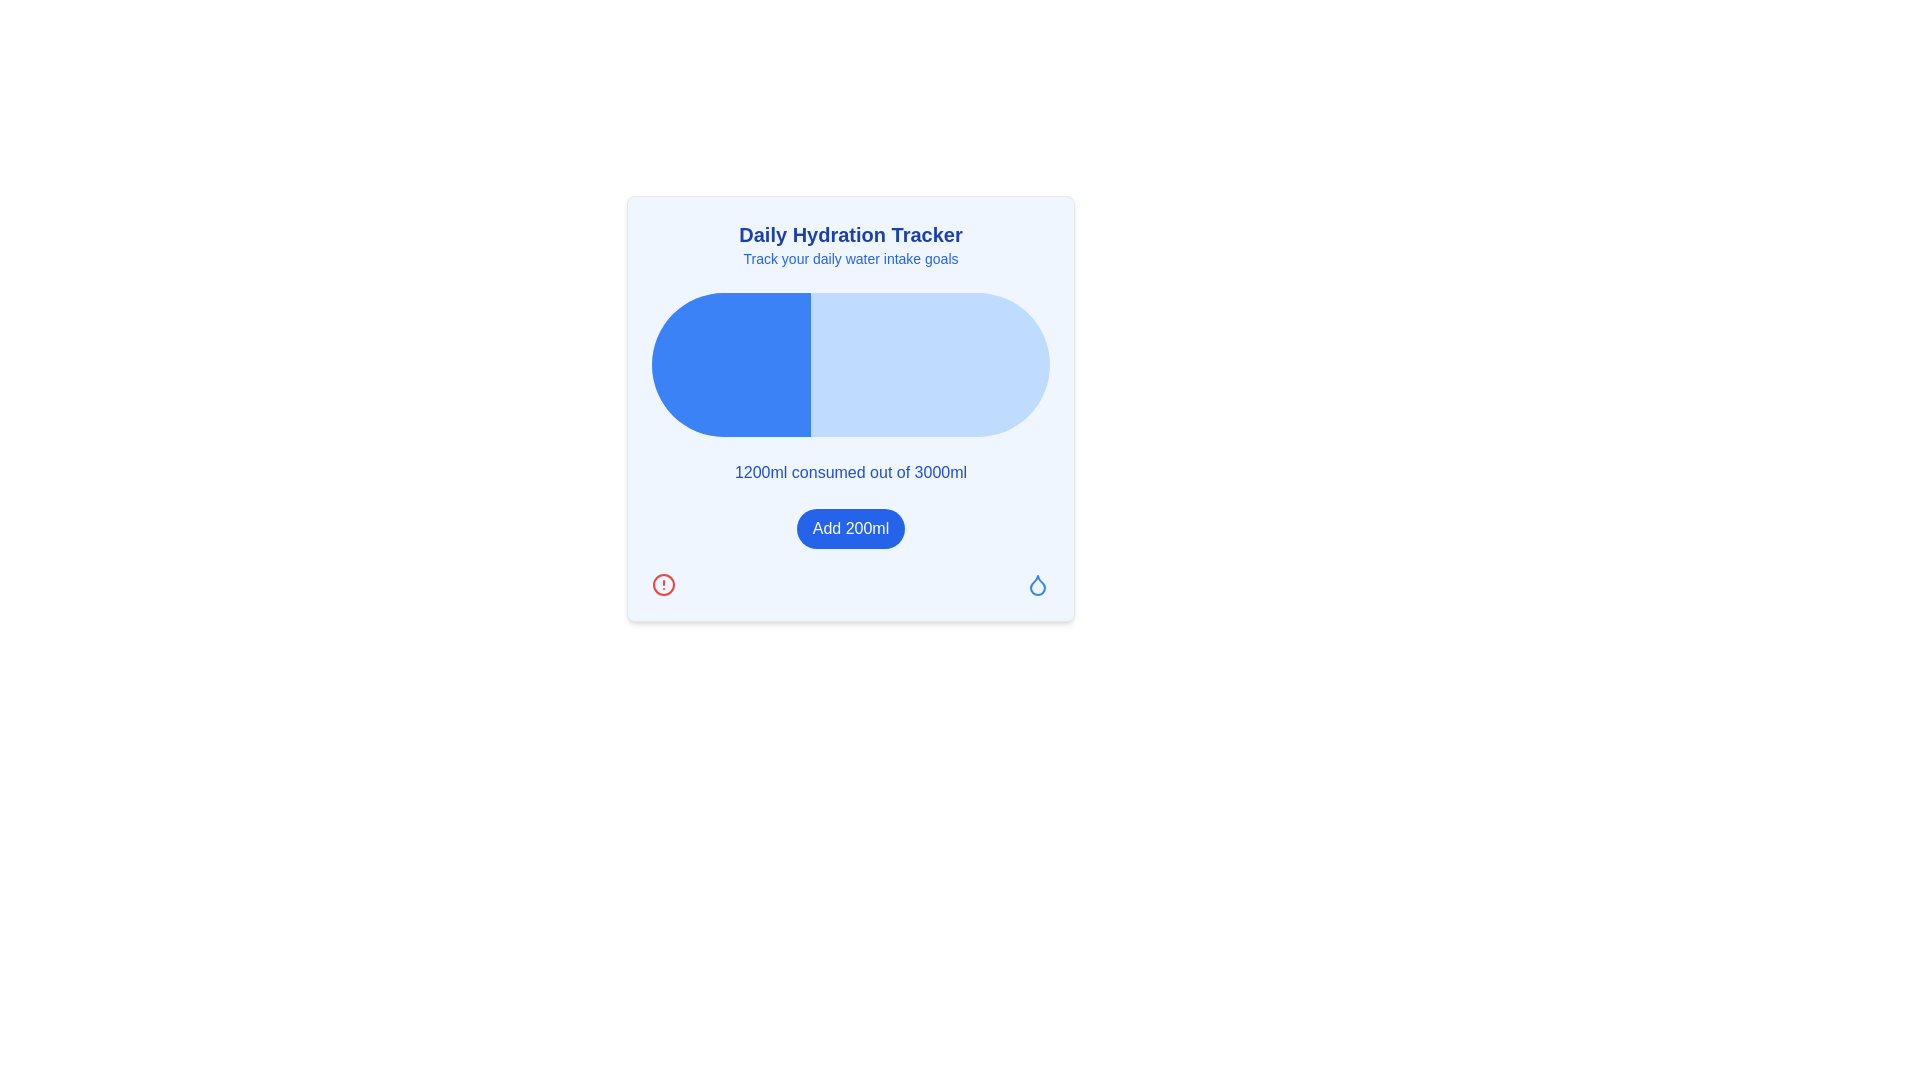 The height and width of the screenshot is (1080, 1920). What do you see at coordinates (1037, 585) in the screenshot?
I see `the decorative icon located at the bottom-right of the hydration tracker card, which reinforces the hydration theme` at bounding box center [1037, 585].